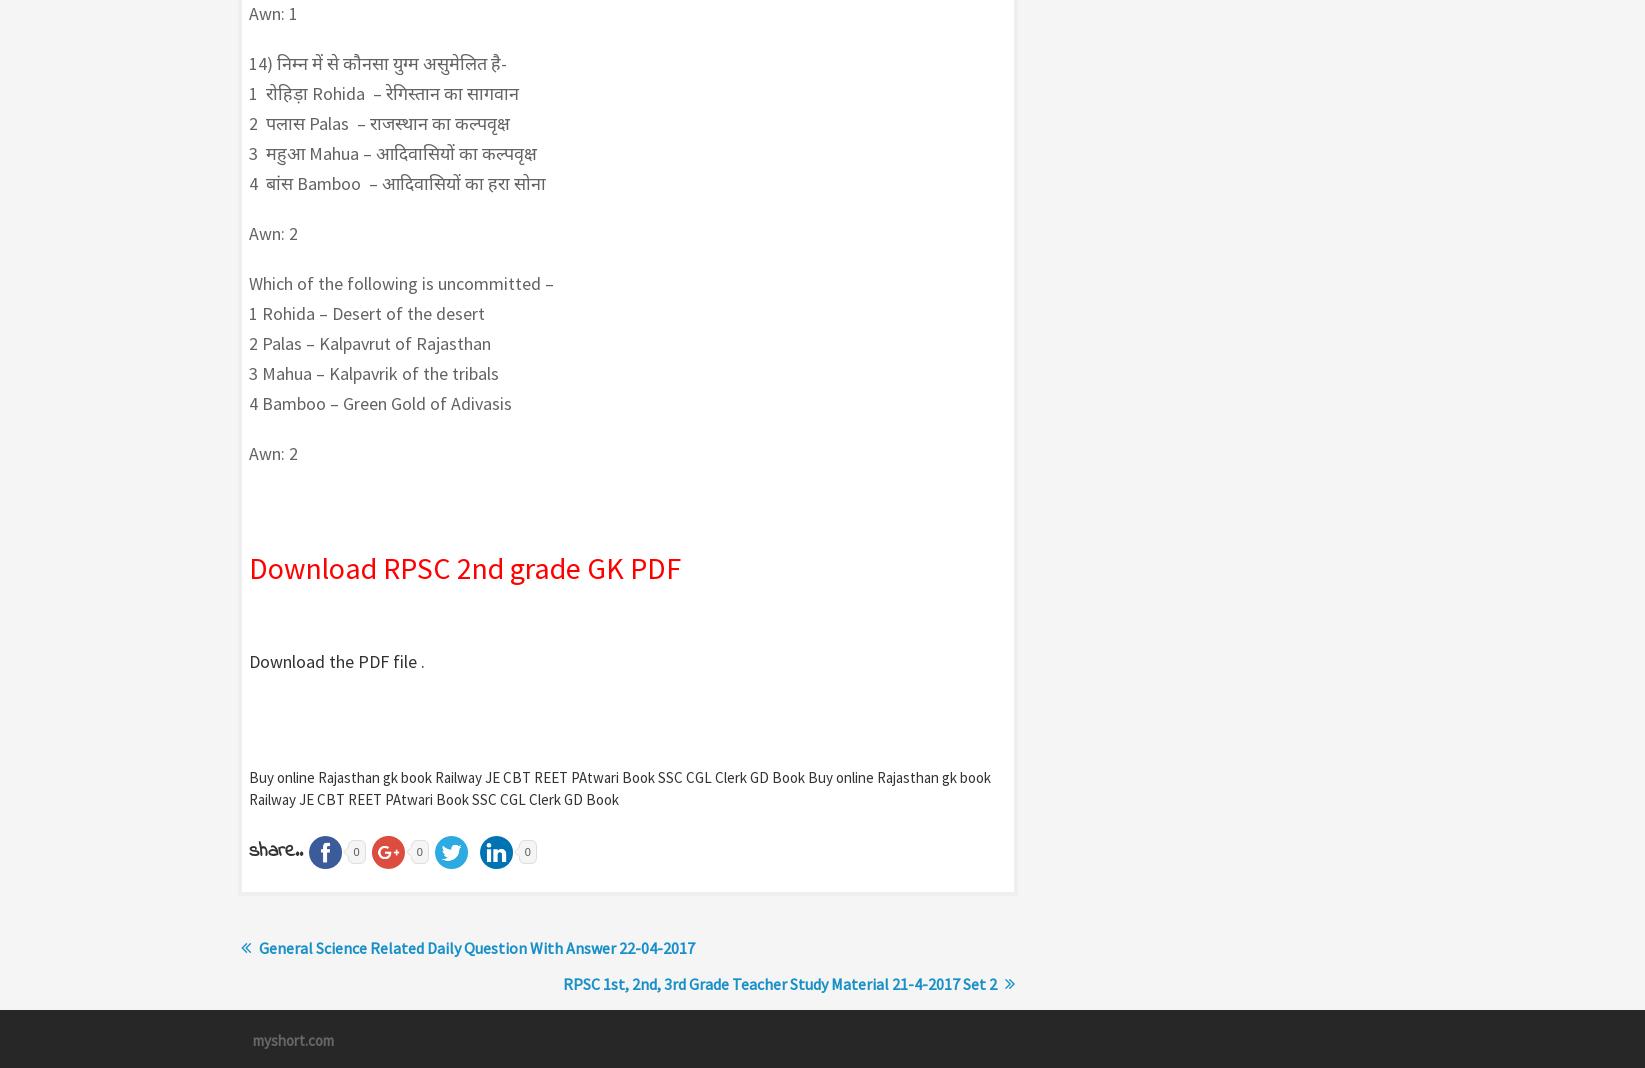  I want to click on 'Buy online Rajasthan gk book Railway JE CBT REET PAtwari Book SSC CGL Clerk GD Book

Buy online Rajasthan gk book Railway JE CBT REET PAtwari Book SSC CGL Clerk GD Book', so click(248, 787).